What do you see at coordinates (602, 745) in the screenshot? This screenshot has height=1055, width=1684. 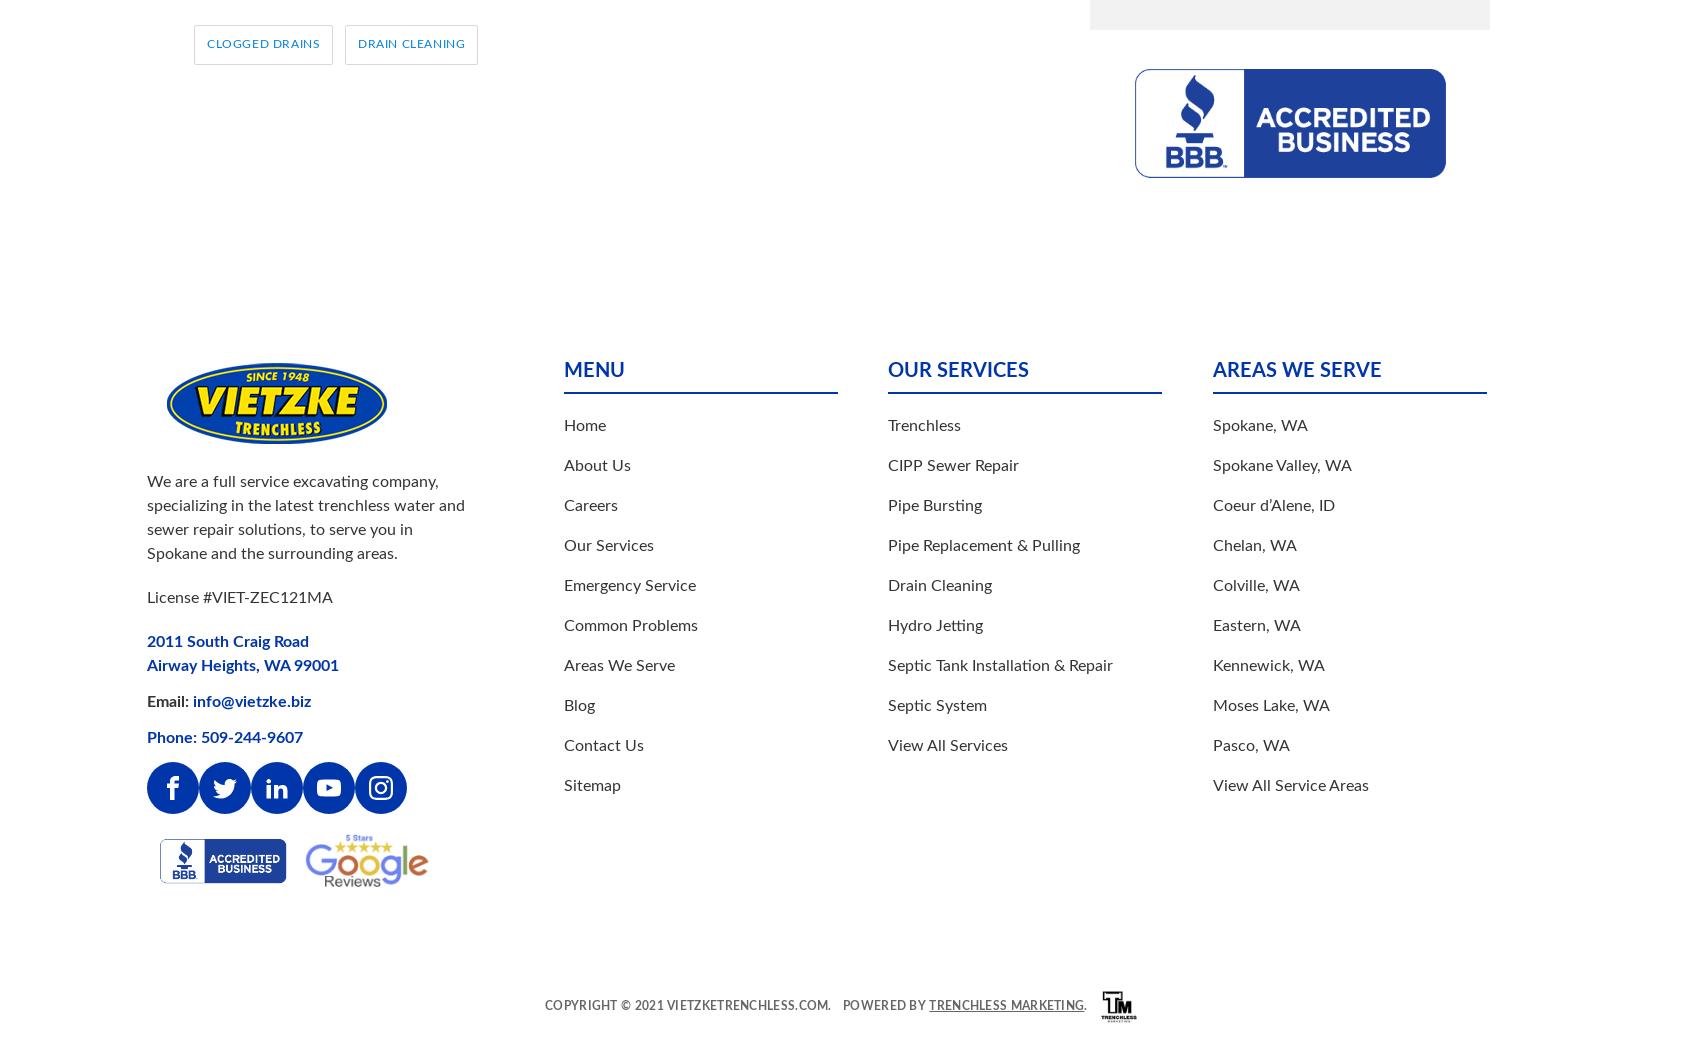 I see `'Contact Us'` at bounding box center [602, 745].